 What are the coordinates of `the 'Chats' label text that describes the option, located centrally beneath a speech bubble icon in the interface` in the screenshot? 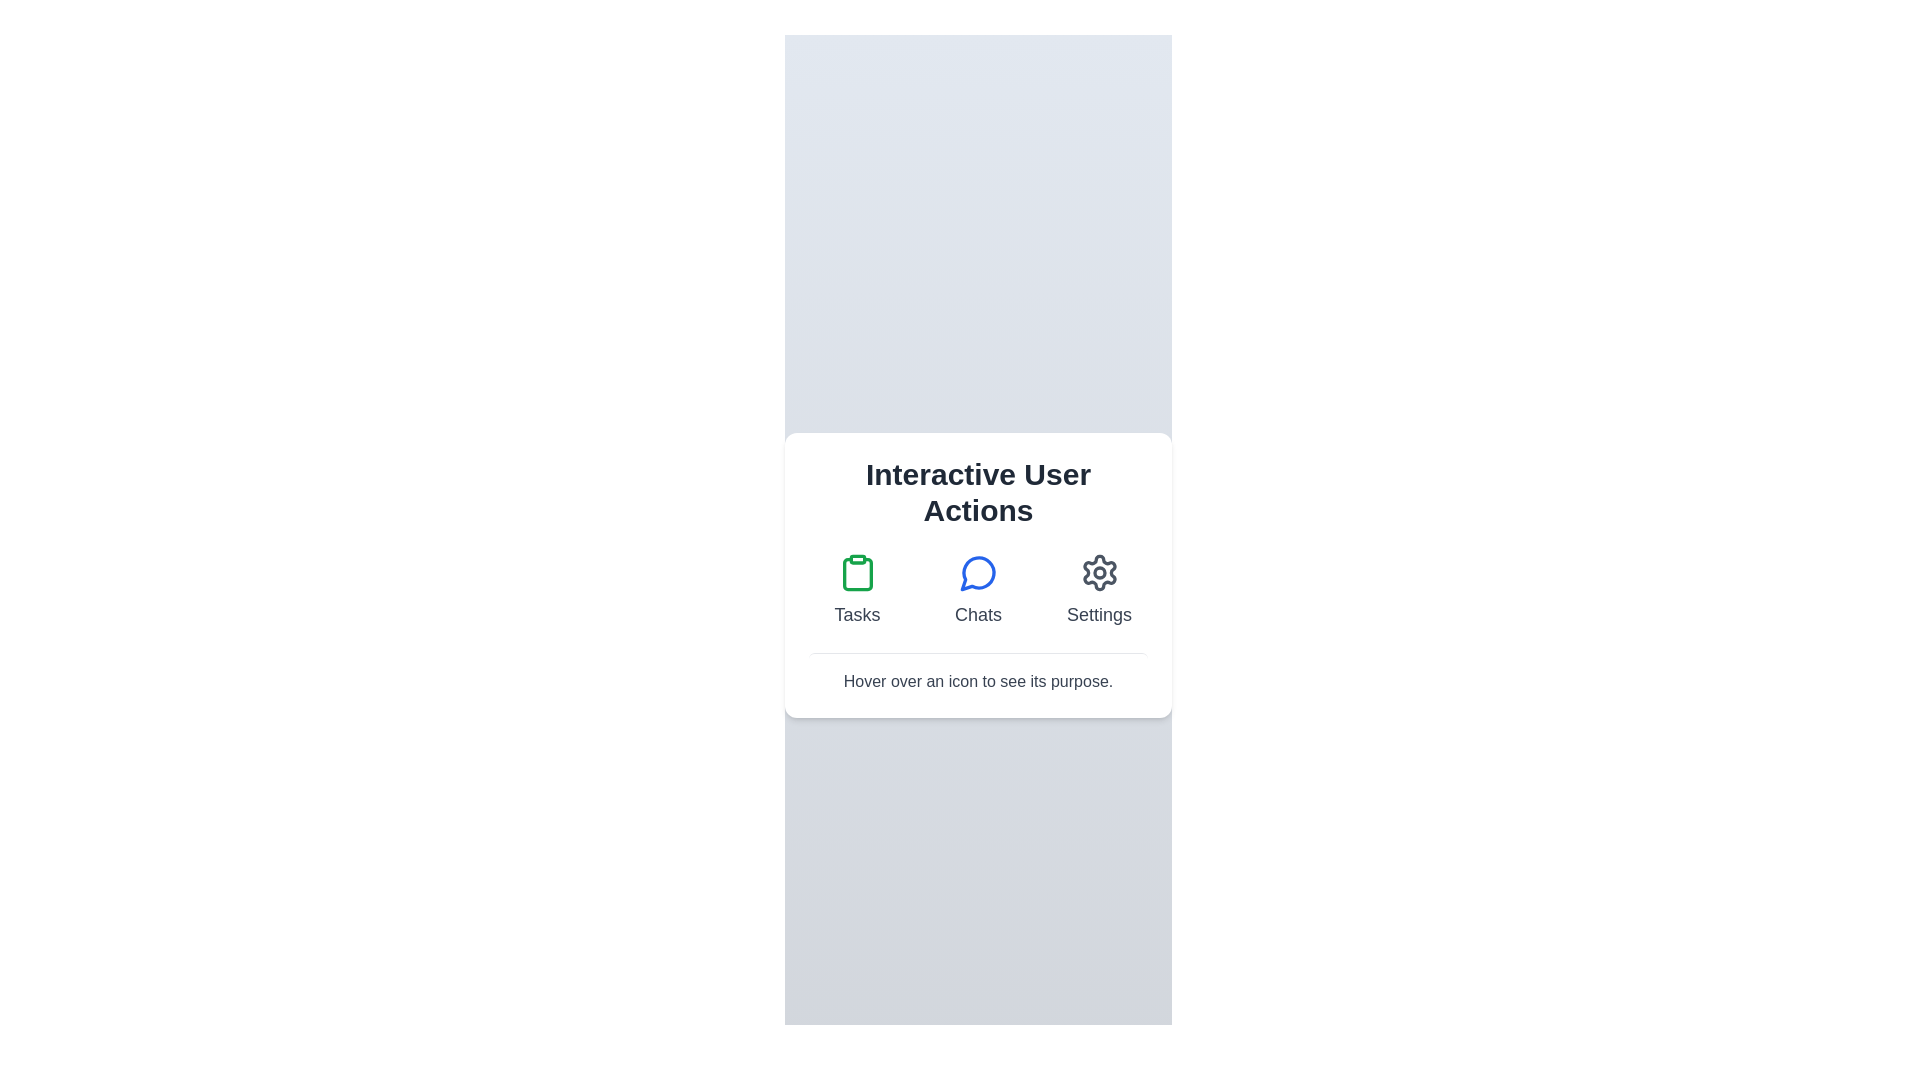 It's located at (978, 613).